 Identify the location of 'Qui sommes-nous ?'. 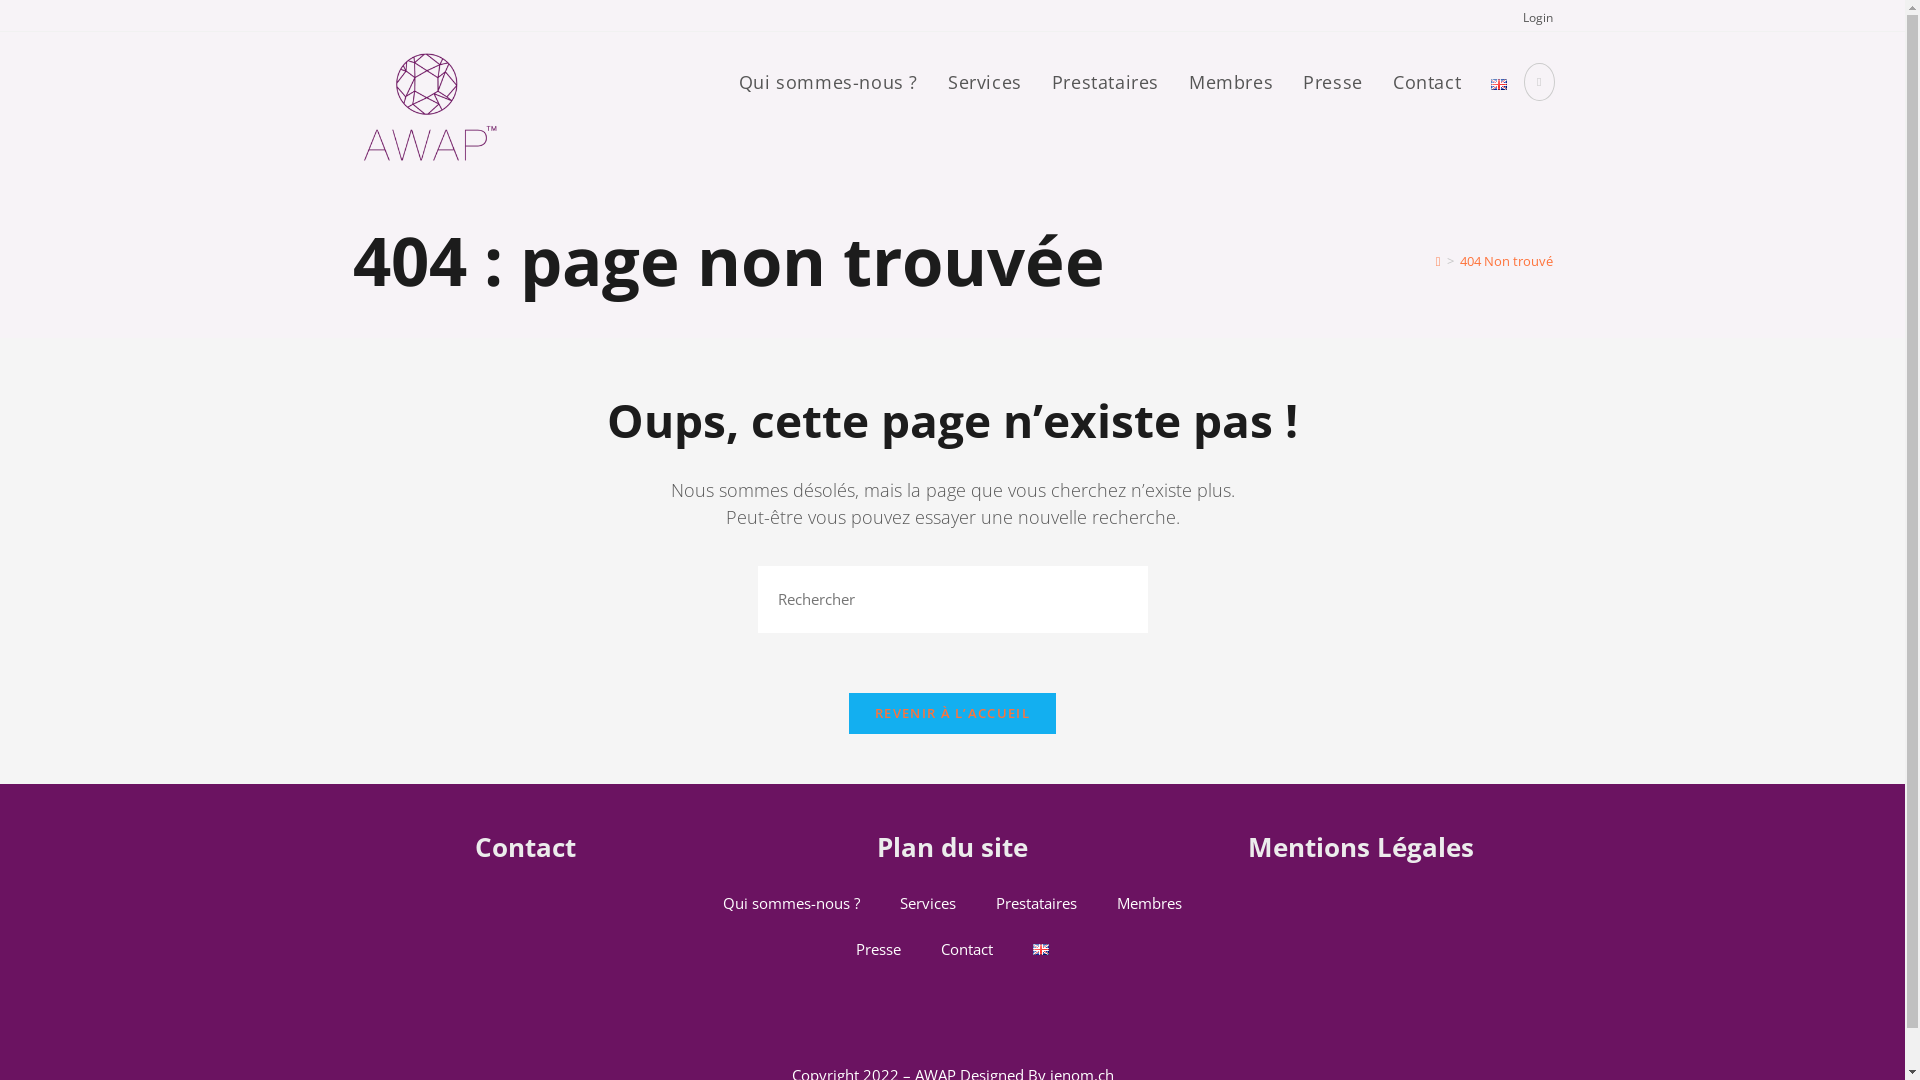
(828, 82).